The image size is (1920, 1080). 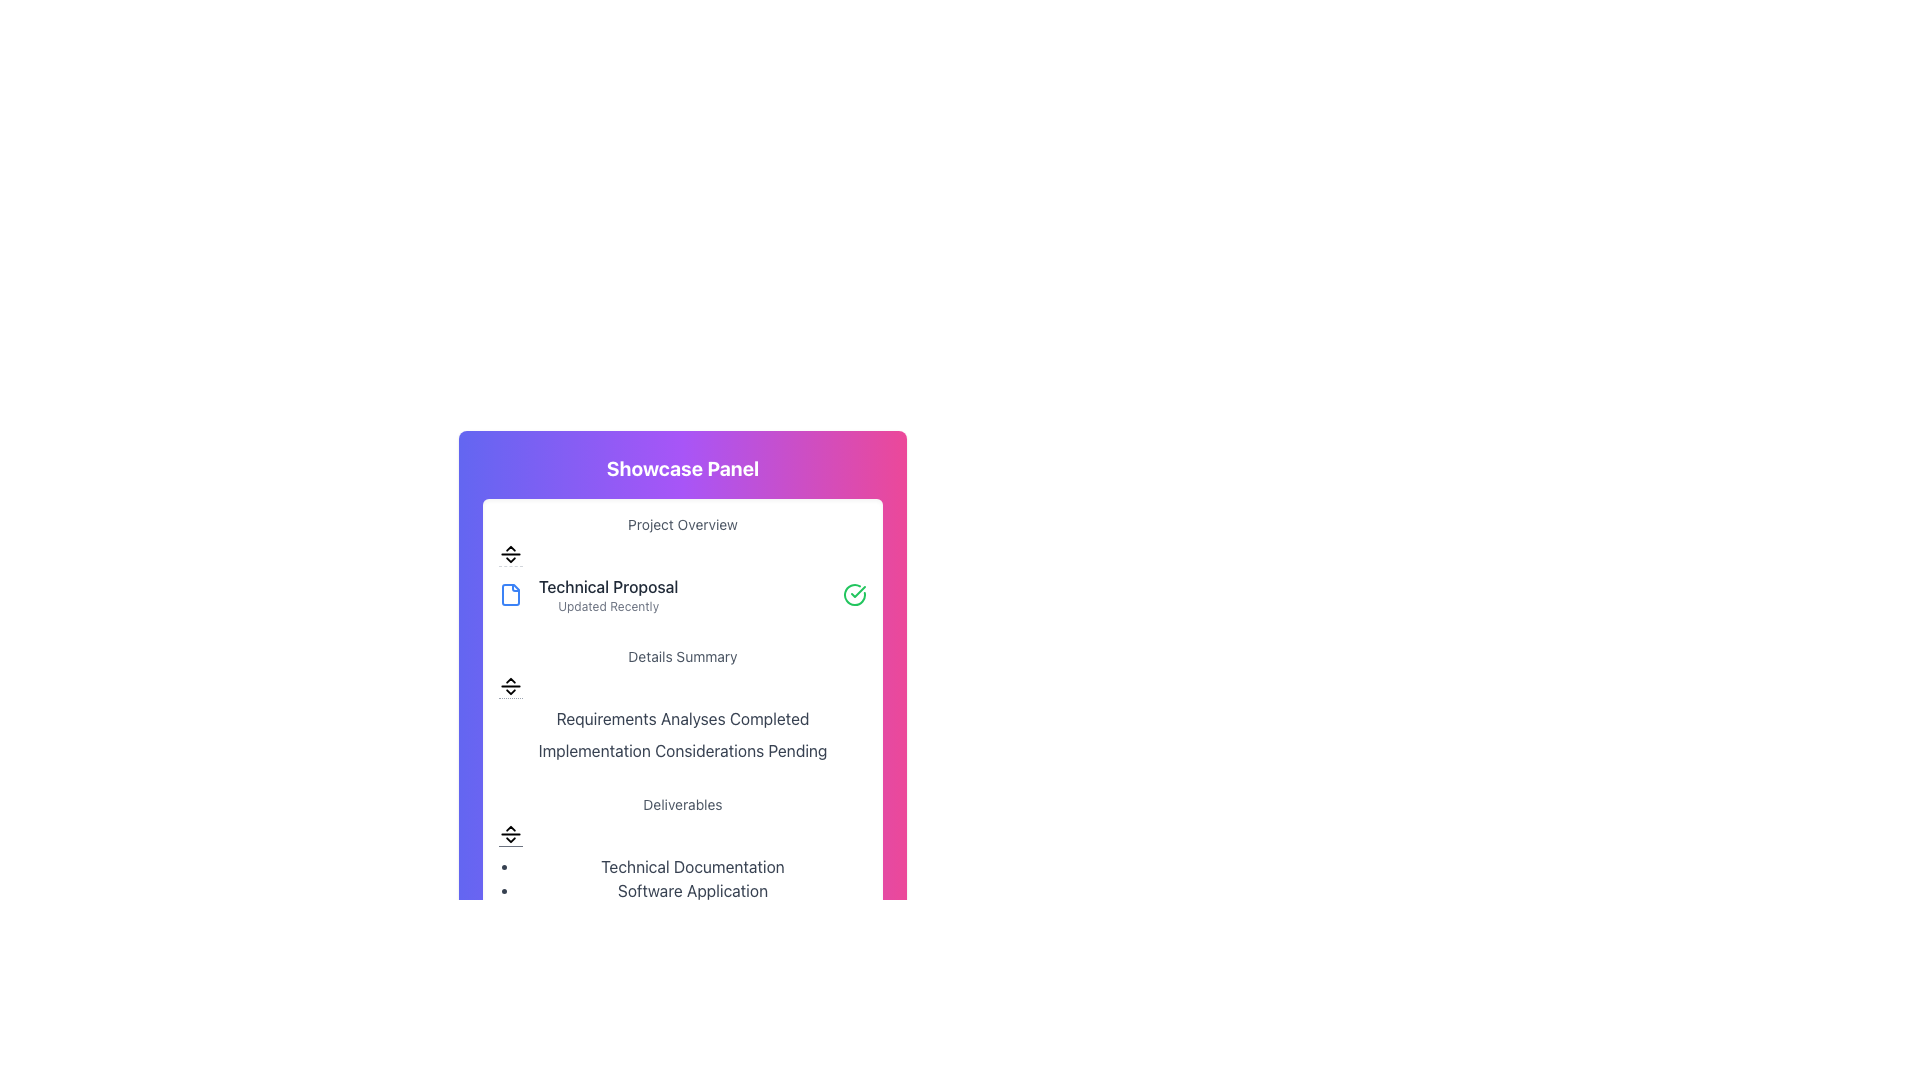 What do you see at coordinates (607, 593) in the screenshot?
I see `the text block containing 'Technical Proposal' in bold, dark gray font and 'Updated Recently' in smaller, lighter gray font, which is located centrally in the white panel below the 'Project Overview' heading` at bounding box center [607, 593].